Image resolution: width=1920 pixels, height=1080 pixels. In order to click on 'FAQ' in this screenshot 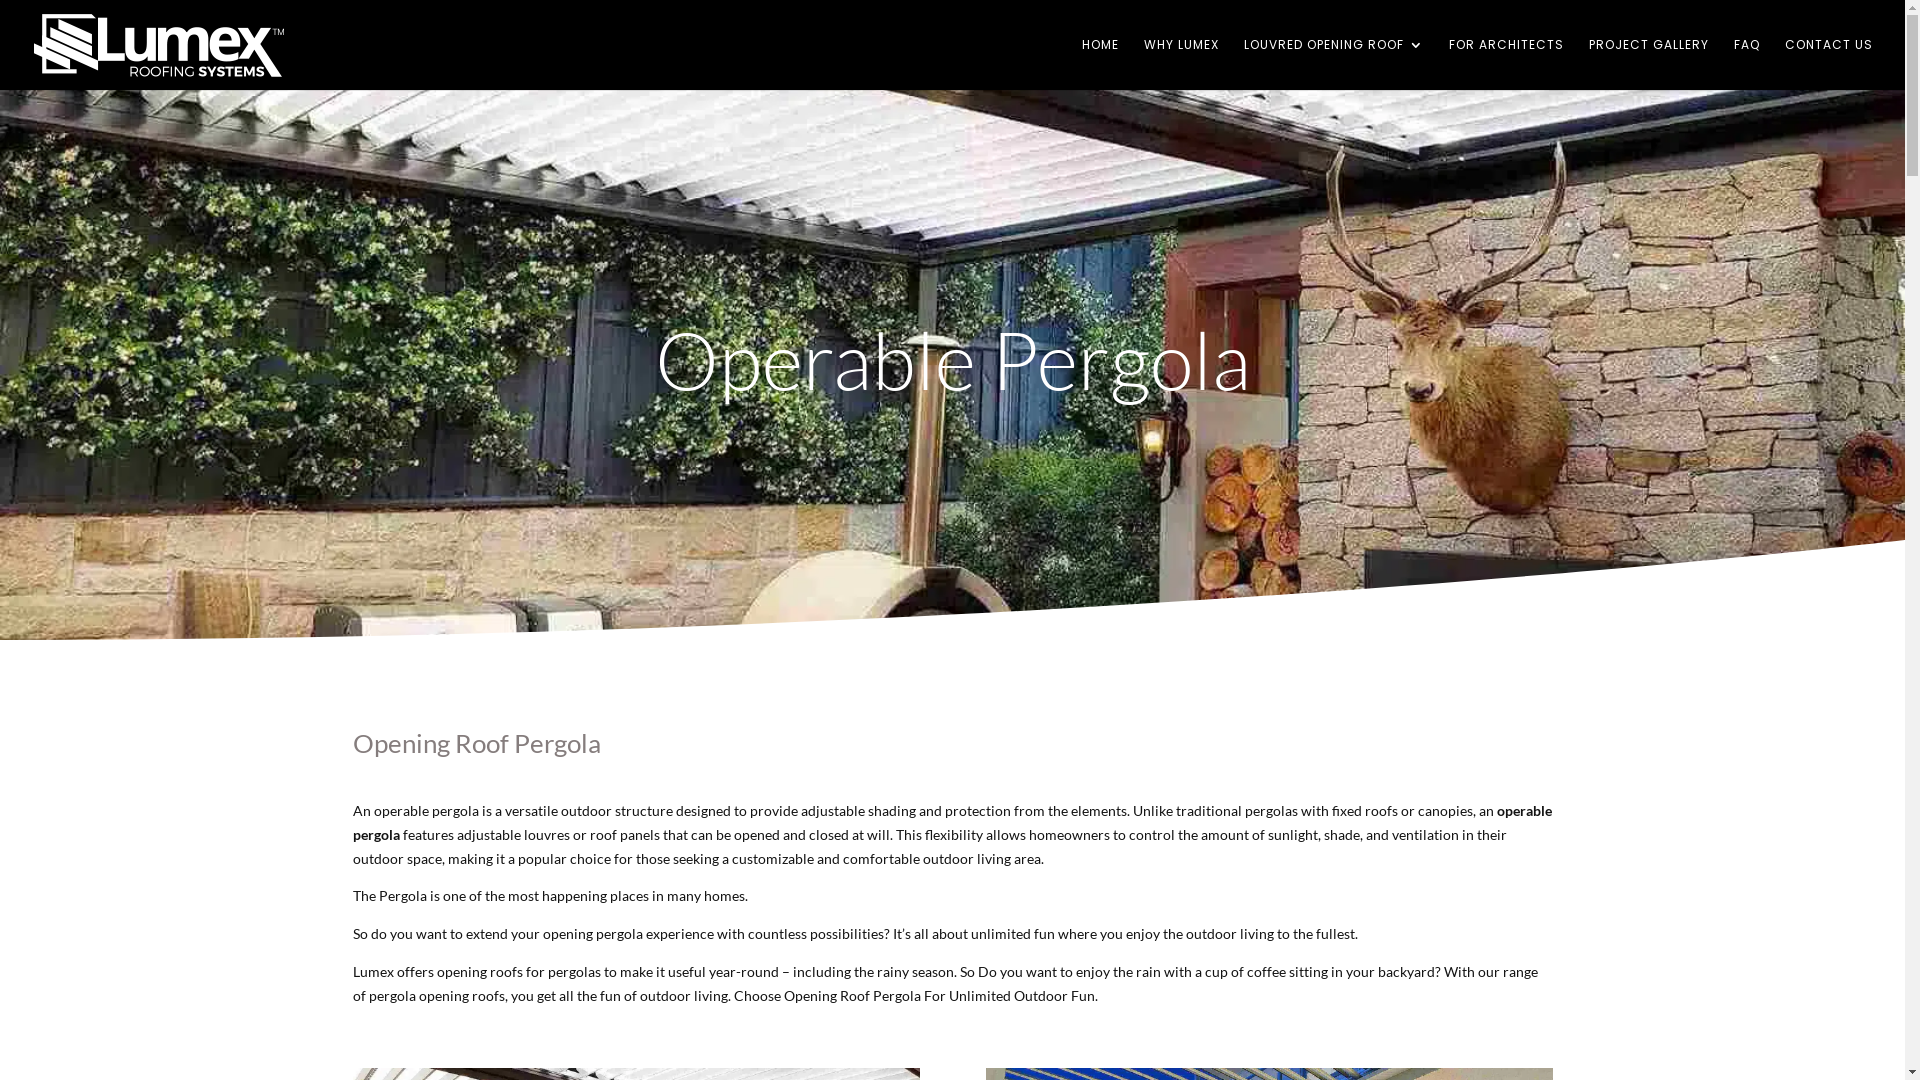, I will do `click(1746, 63)`.